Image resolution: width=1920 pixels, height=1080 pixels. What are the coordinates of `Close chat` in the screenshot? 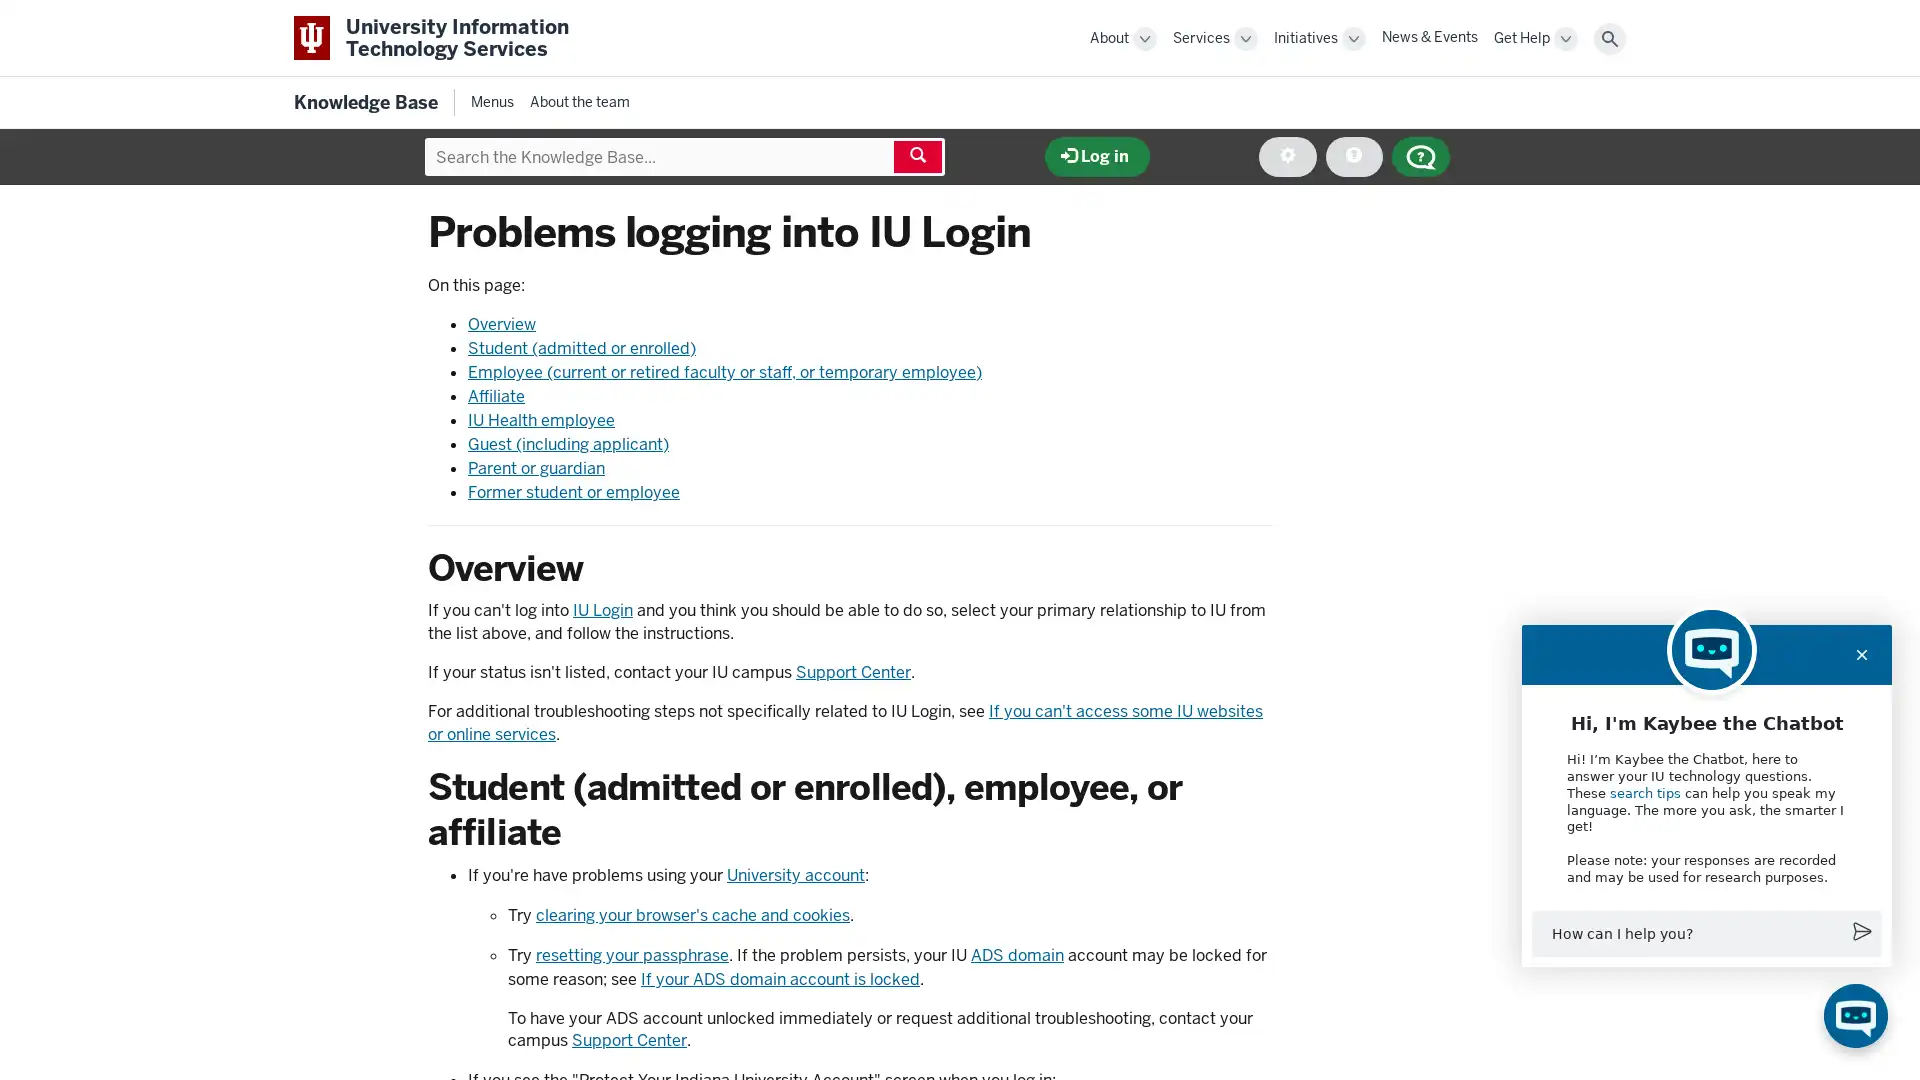 It's located at (1861, 654).